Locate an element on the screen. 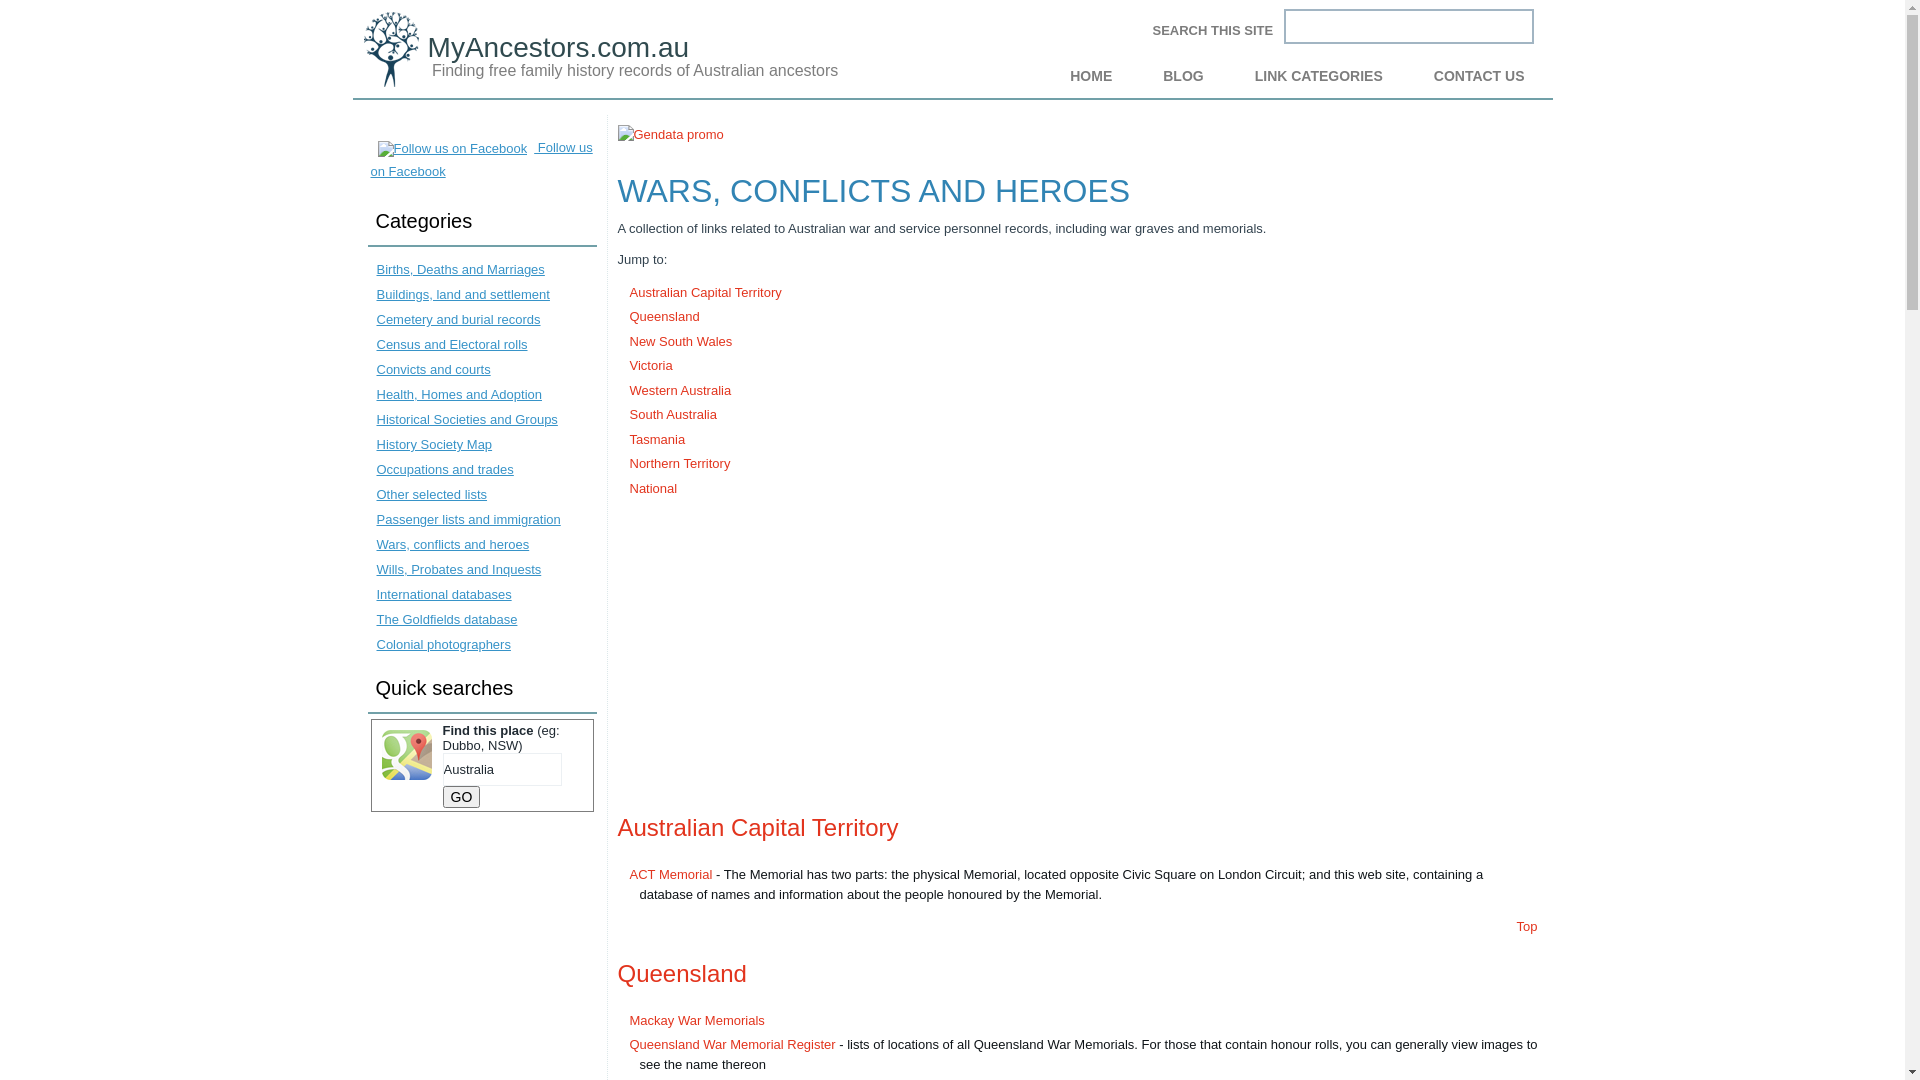 The image size is (1920, 1080). 'MyAncestors.com.au' is located at coordinates (558, 46).